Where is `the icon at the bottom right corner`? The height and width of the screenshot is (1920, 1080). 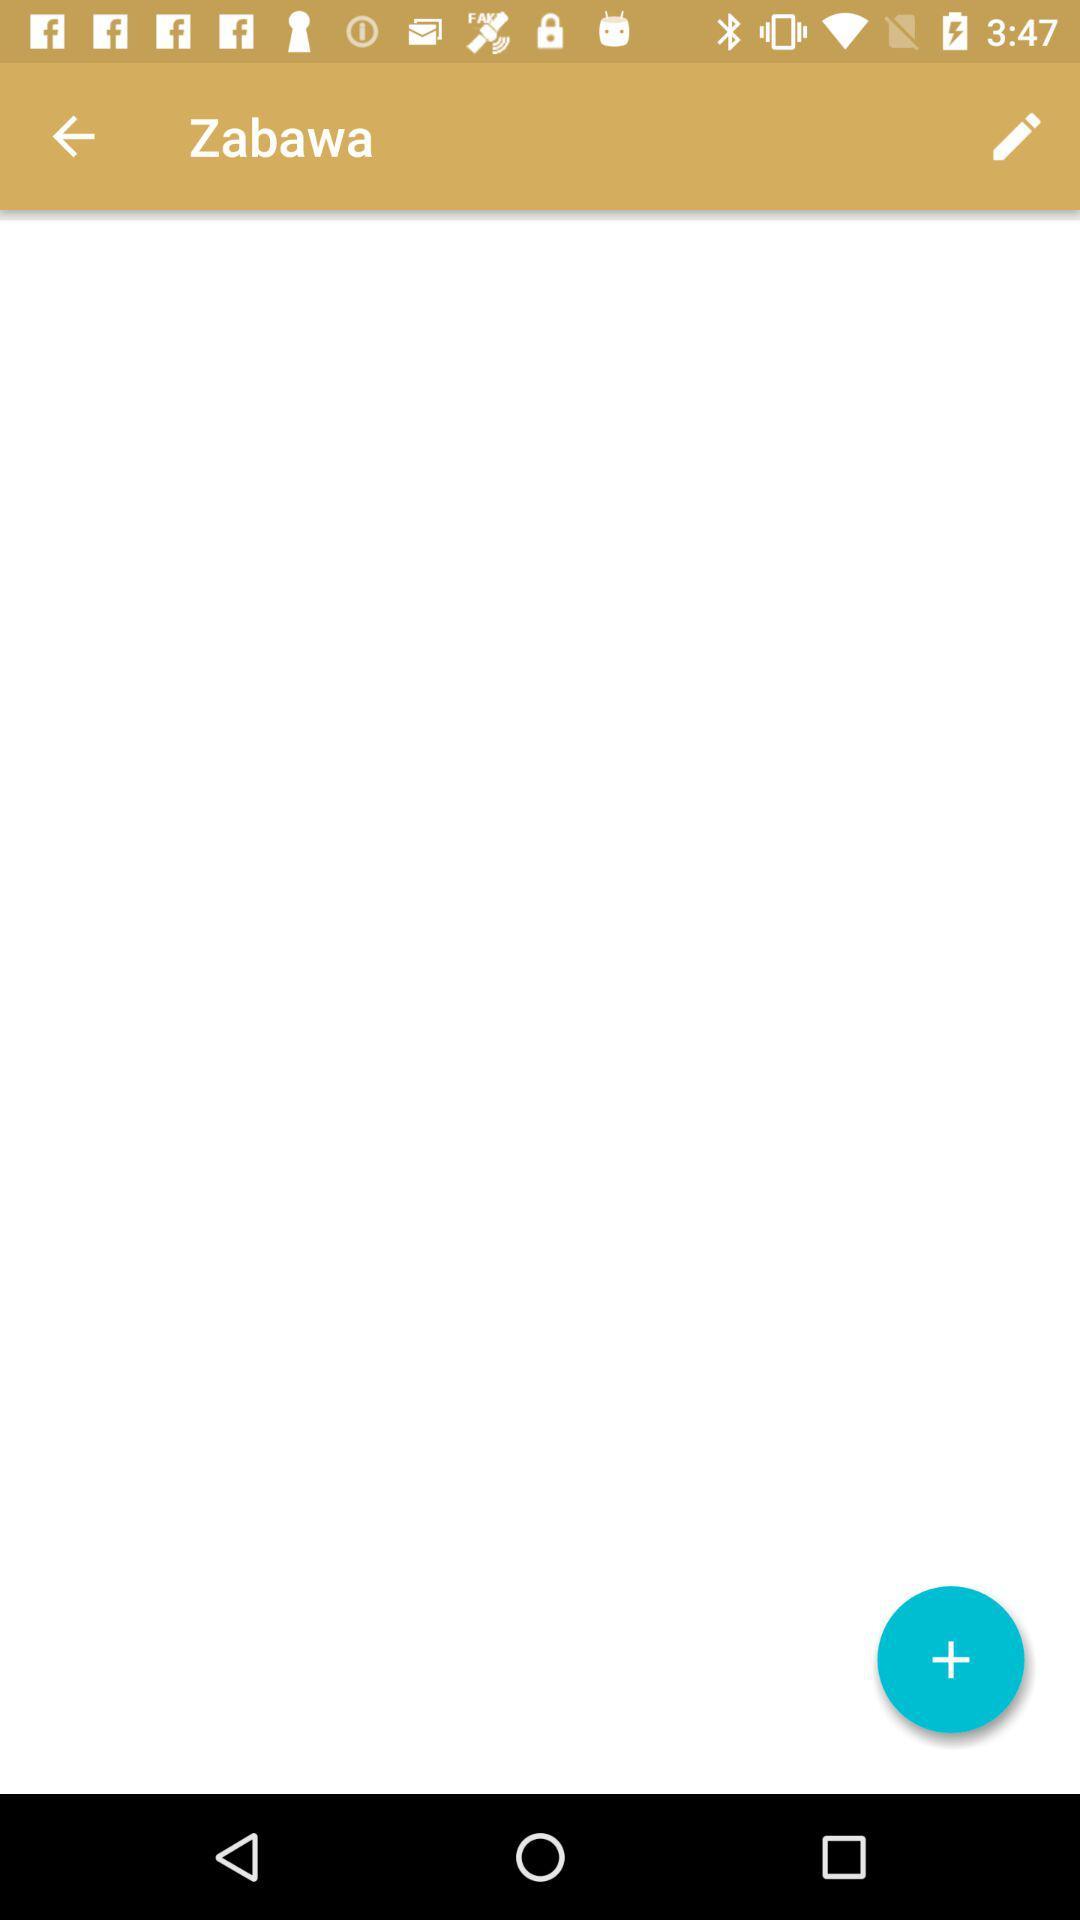 the icon at the bottom right corner is located at coordinates (950, 1659).